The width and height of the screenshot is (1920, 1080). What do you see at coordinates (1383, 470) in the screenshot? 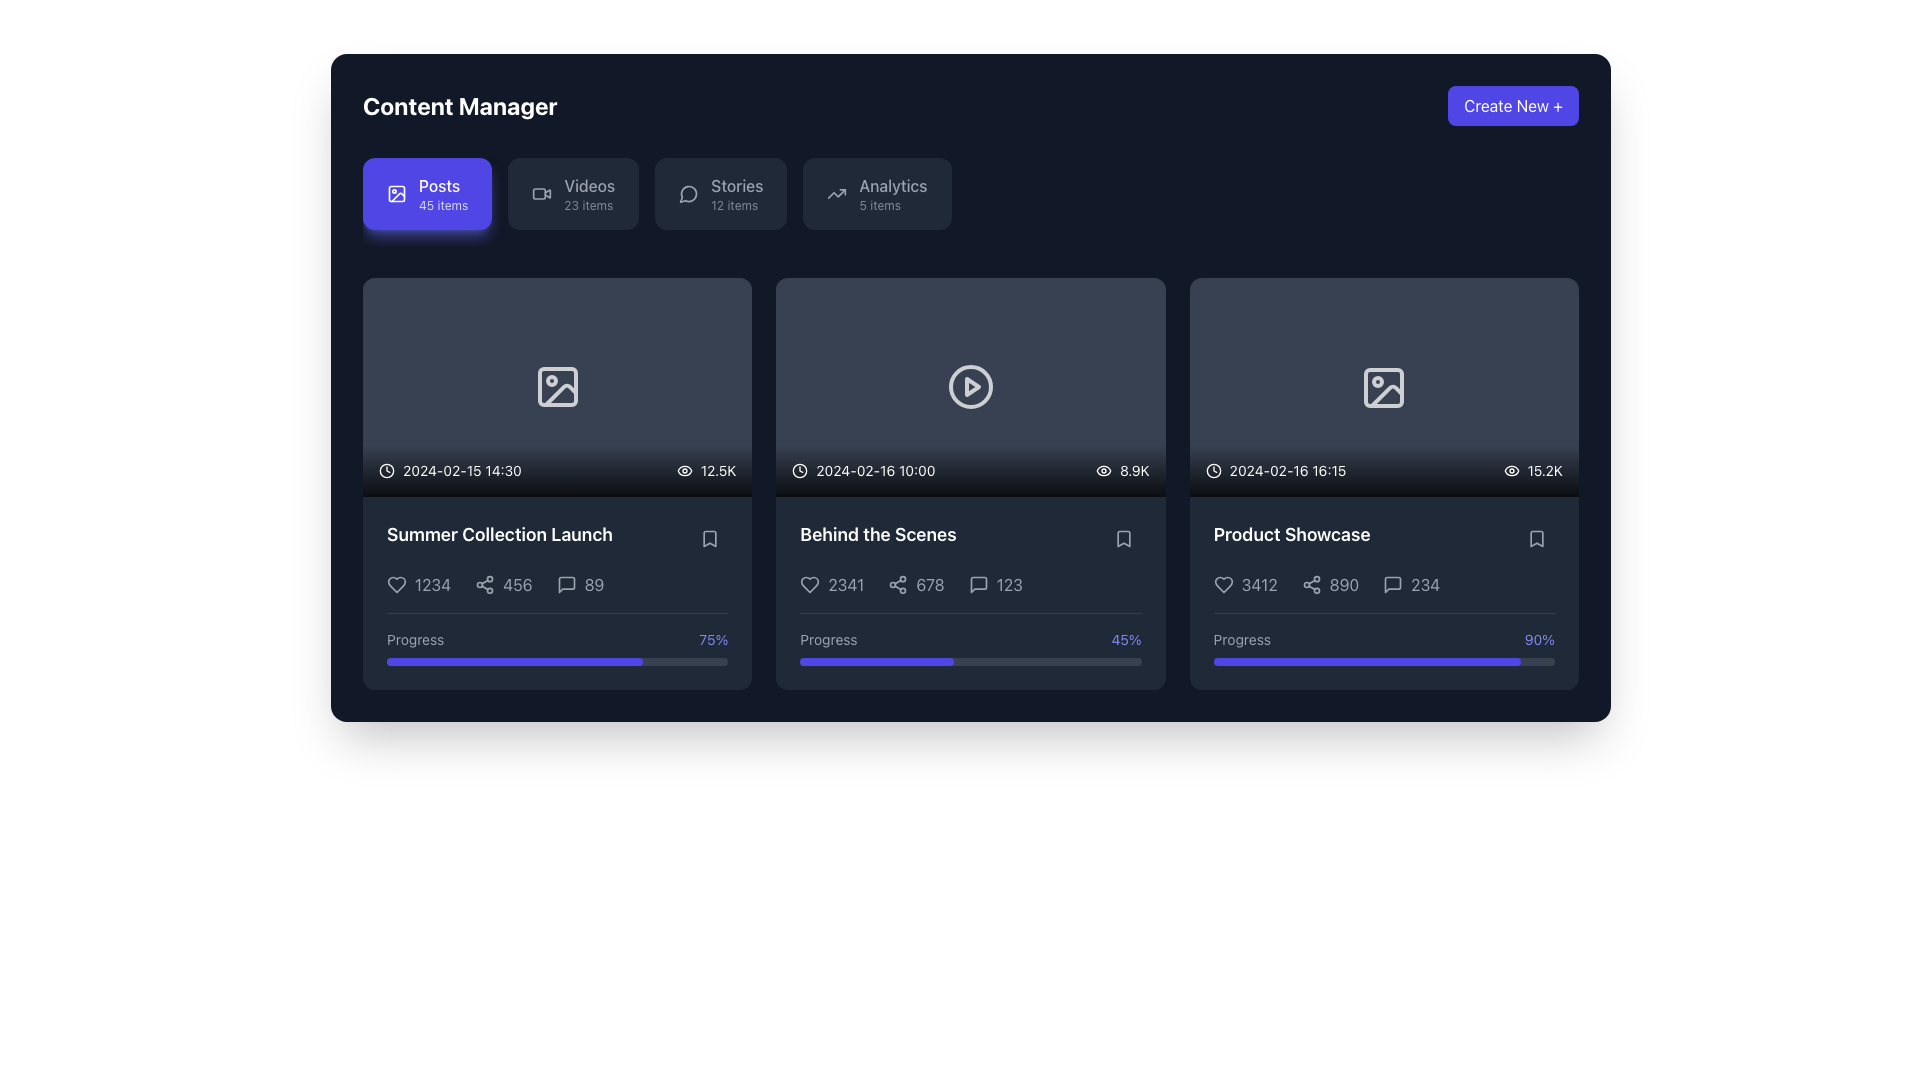
I see `the details displayed in the informational label showing the timestamp and view count in the bottom-right section of the third card in the grid` at bounding box center [1383, 470].